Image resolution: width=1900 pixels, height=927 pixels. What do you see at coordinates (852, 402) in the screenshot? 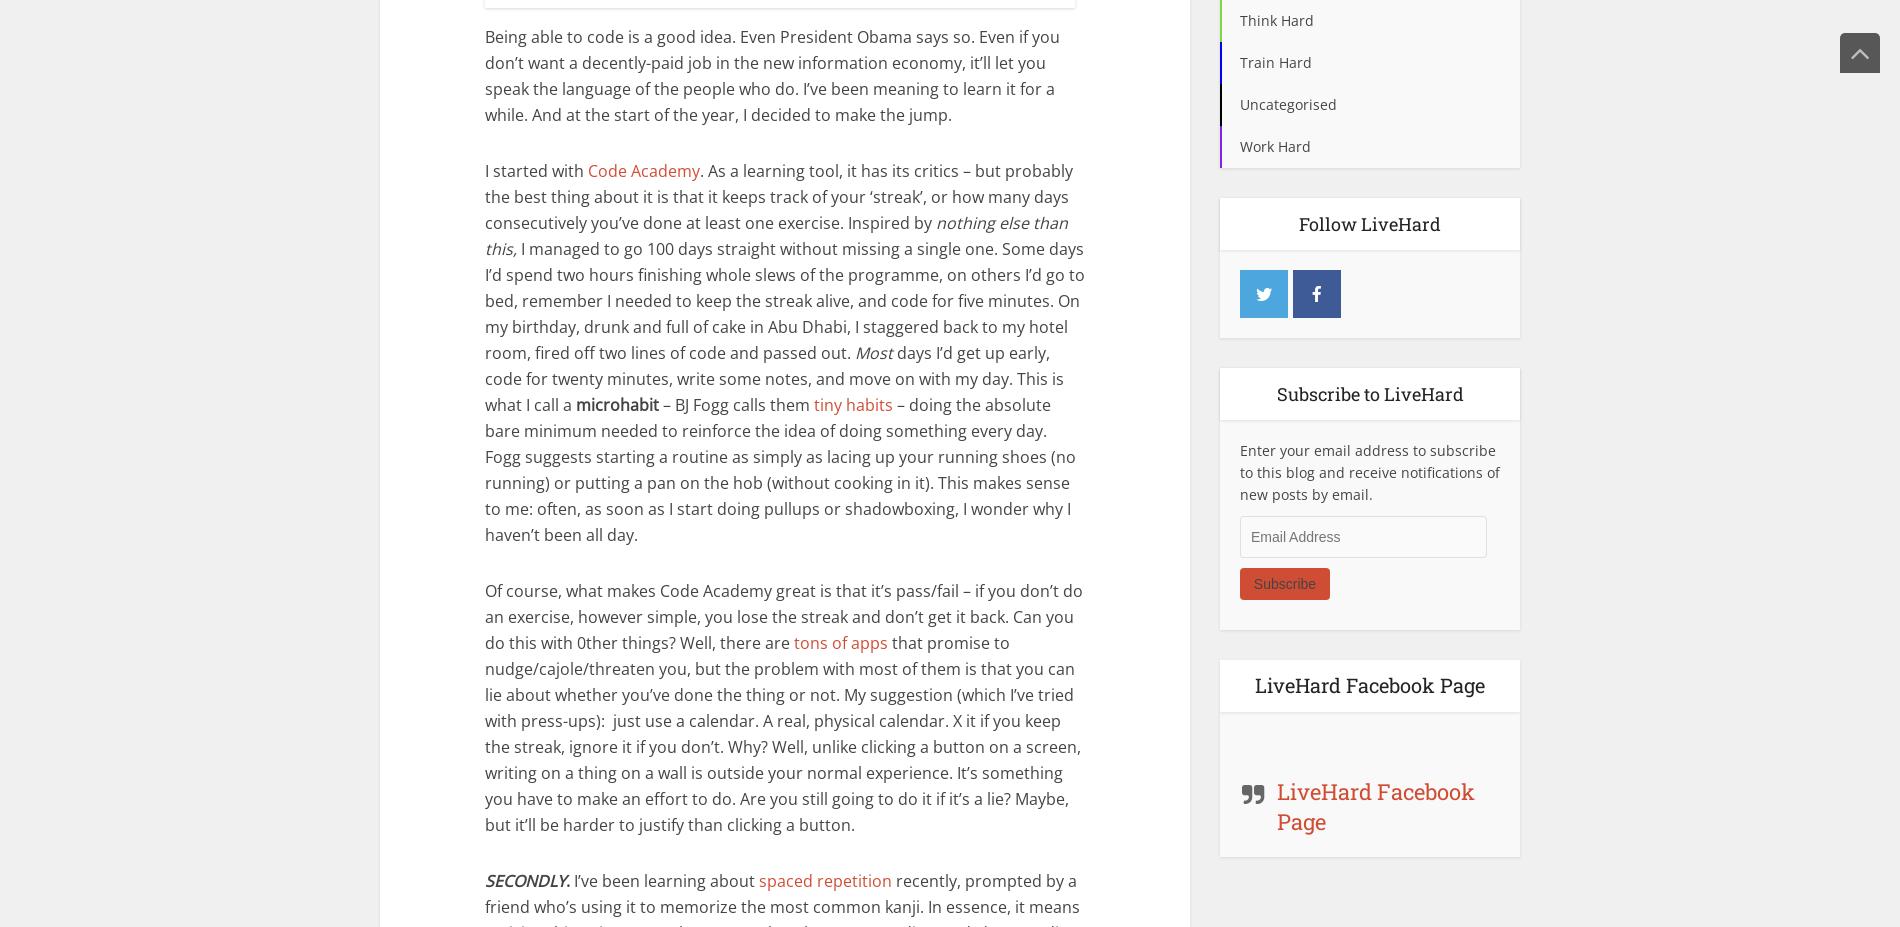
I see `'tiny habits'` at bounding box center [852, 402].